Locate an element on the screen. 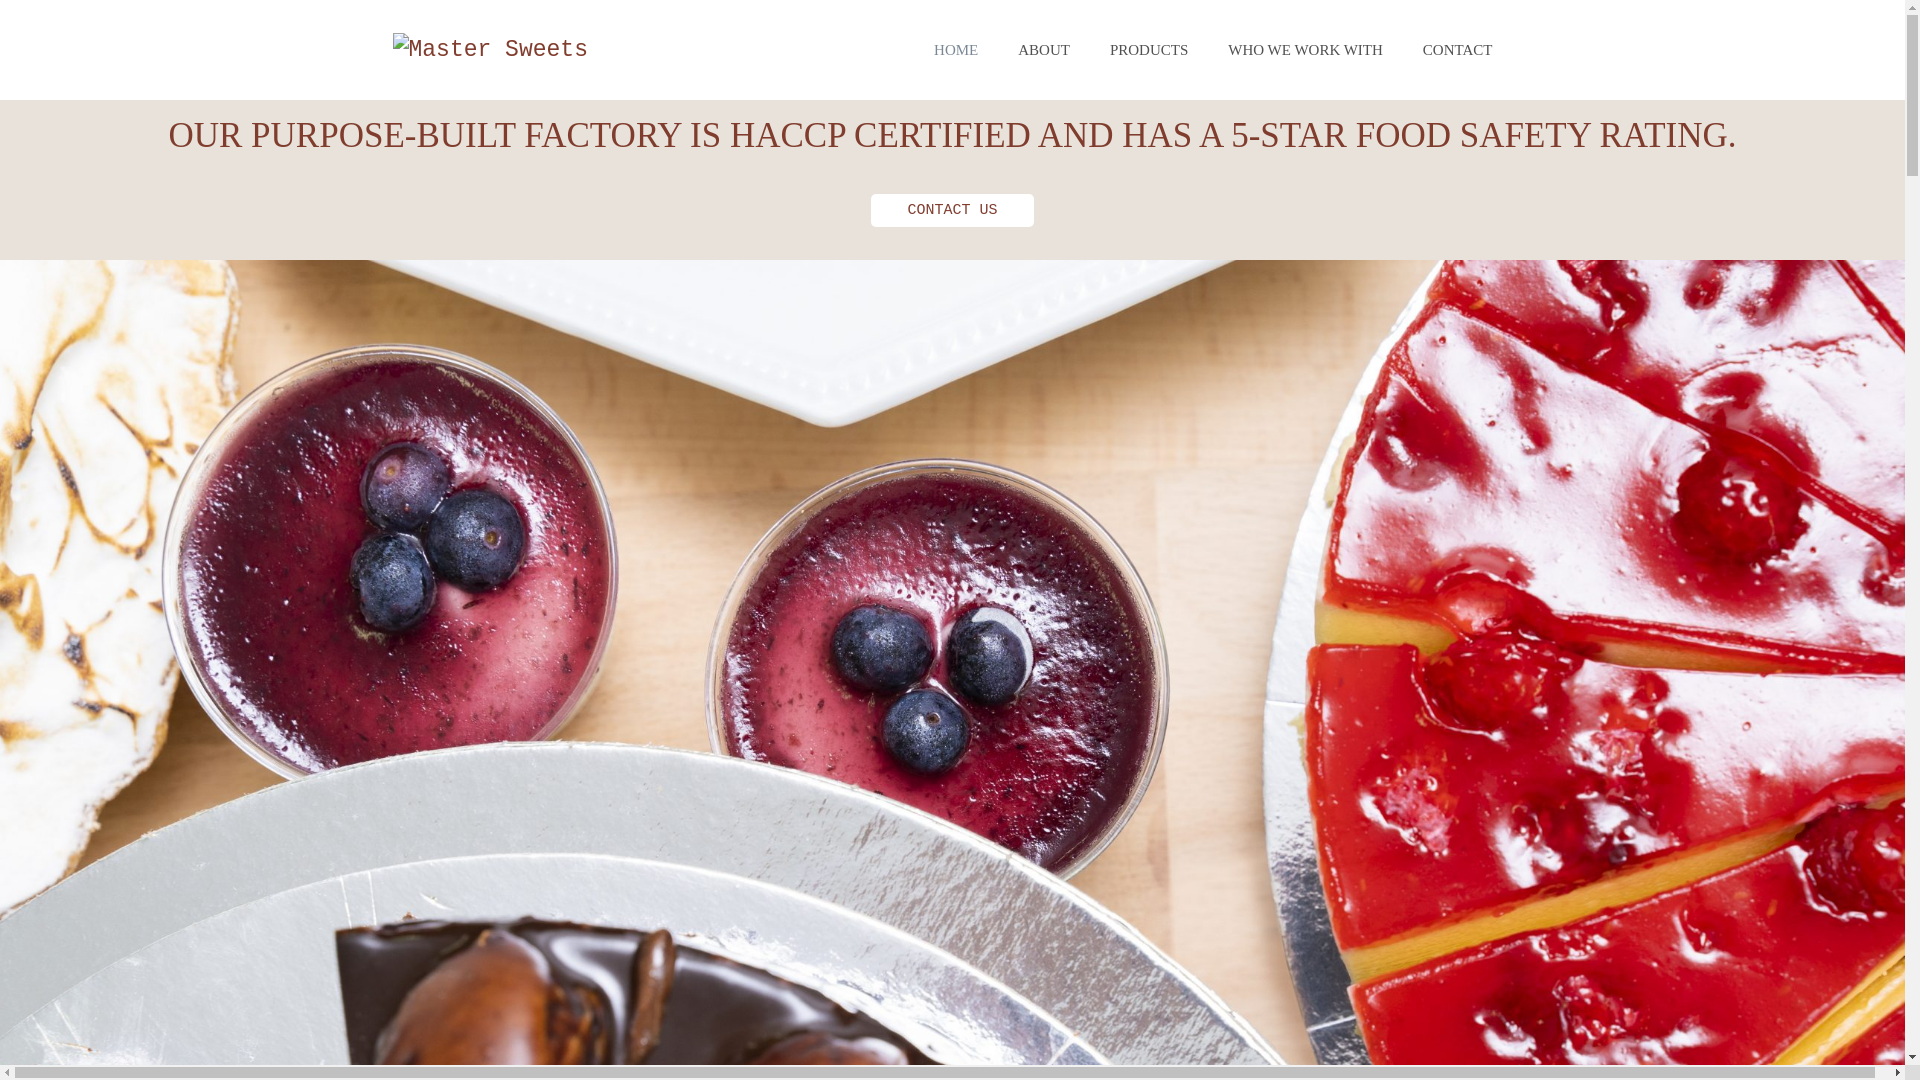 Image resolution: width=1920 pixels, height=1080 pixels. 'CONTACT US' is located at coordinates (950, 210).